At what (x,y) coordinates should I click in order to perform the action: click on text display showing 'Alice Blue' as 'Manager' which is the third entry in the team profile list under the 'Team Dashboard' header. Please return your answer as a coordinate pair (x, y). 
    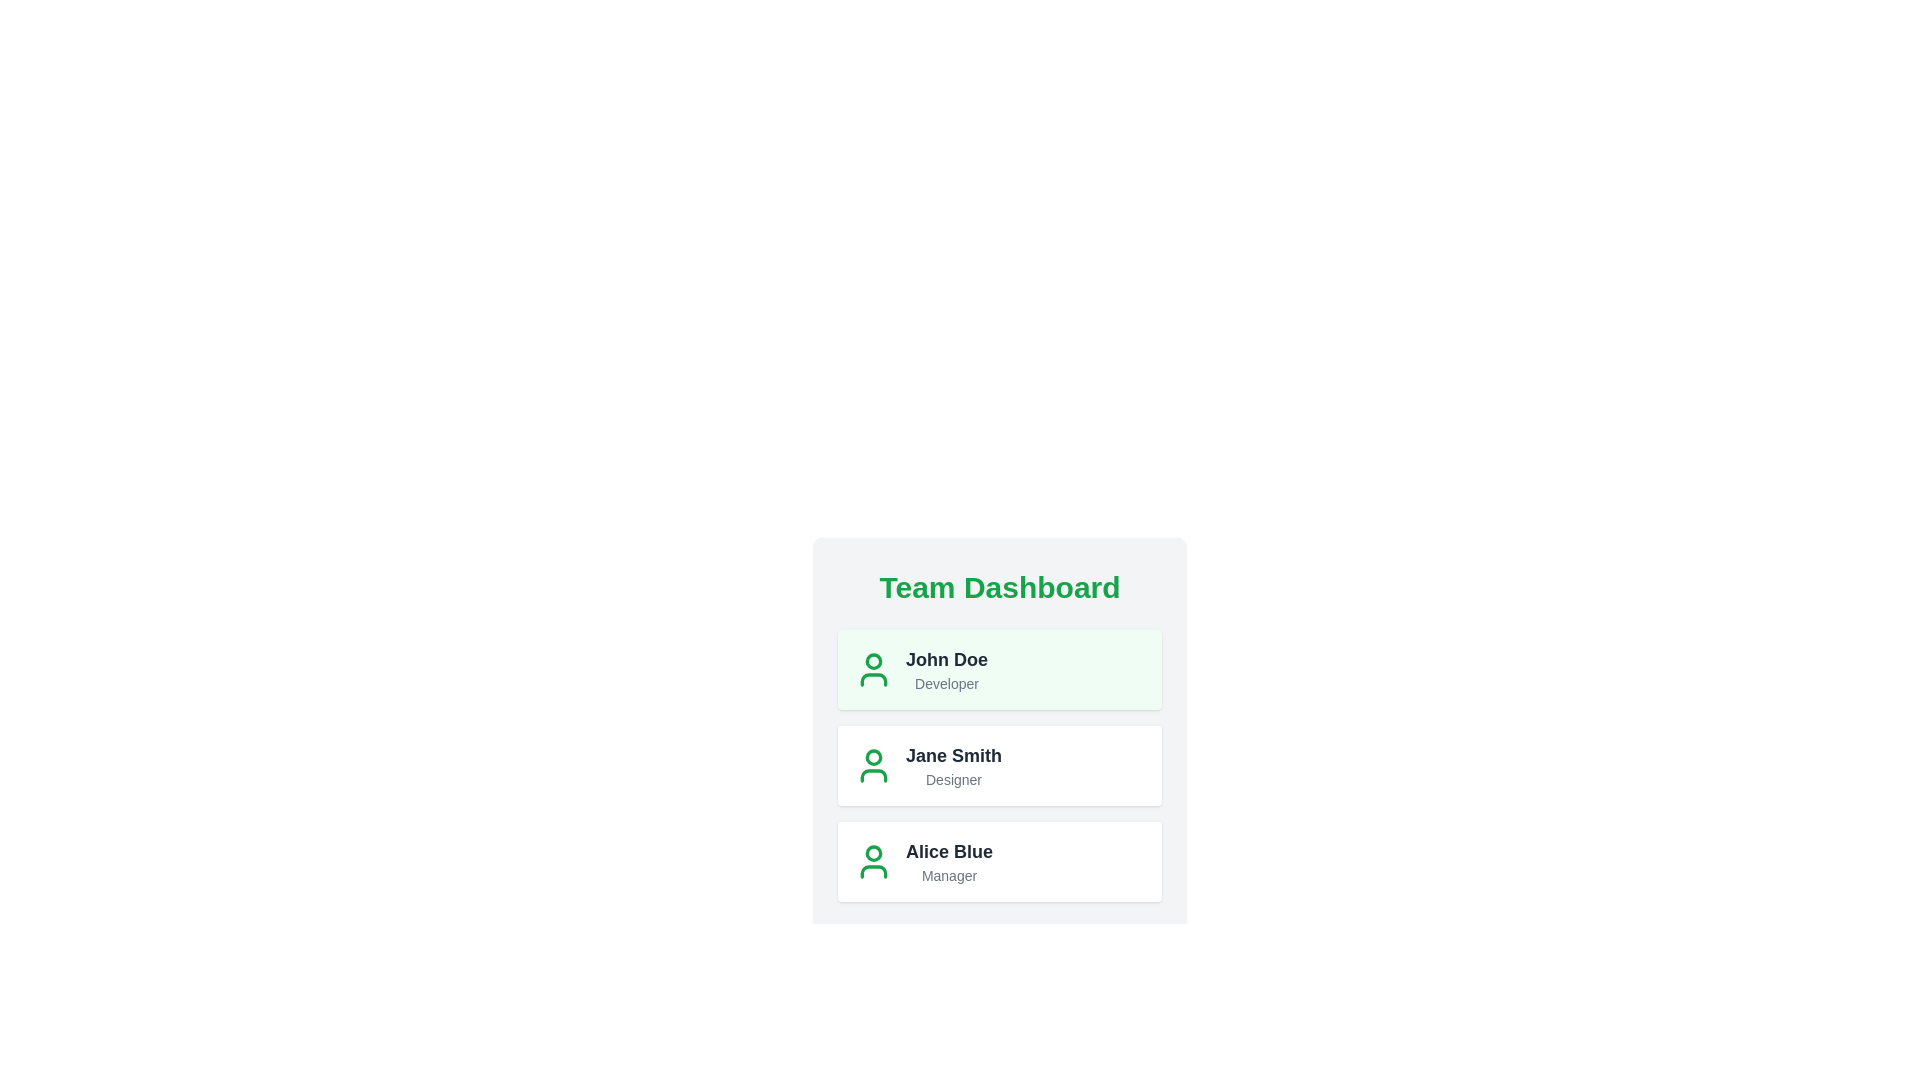
    Looking at the image, I should click on (948, 860).